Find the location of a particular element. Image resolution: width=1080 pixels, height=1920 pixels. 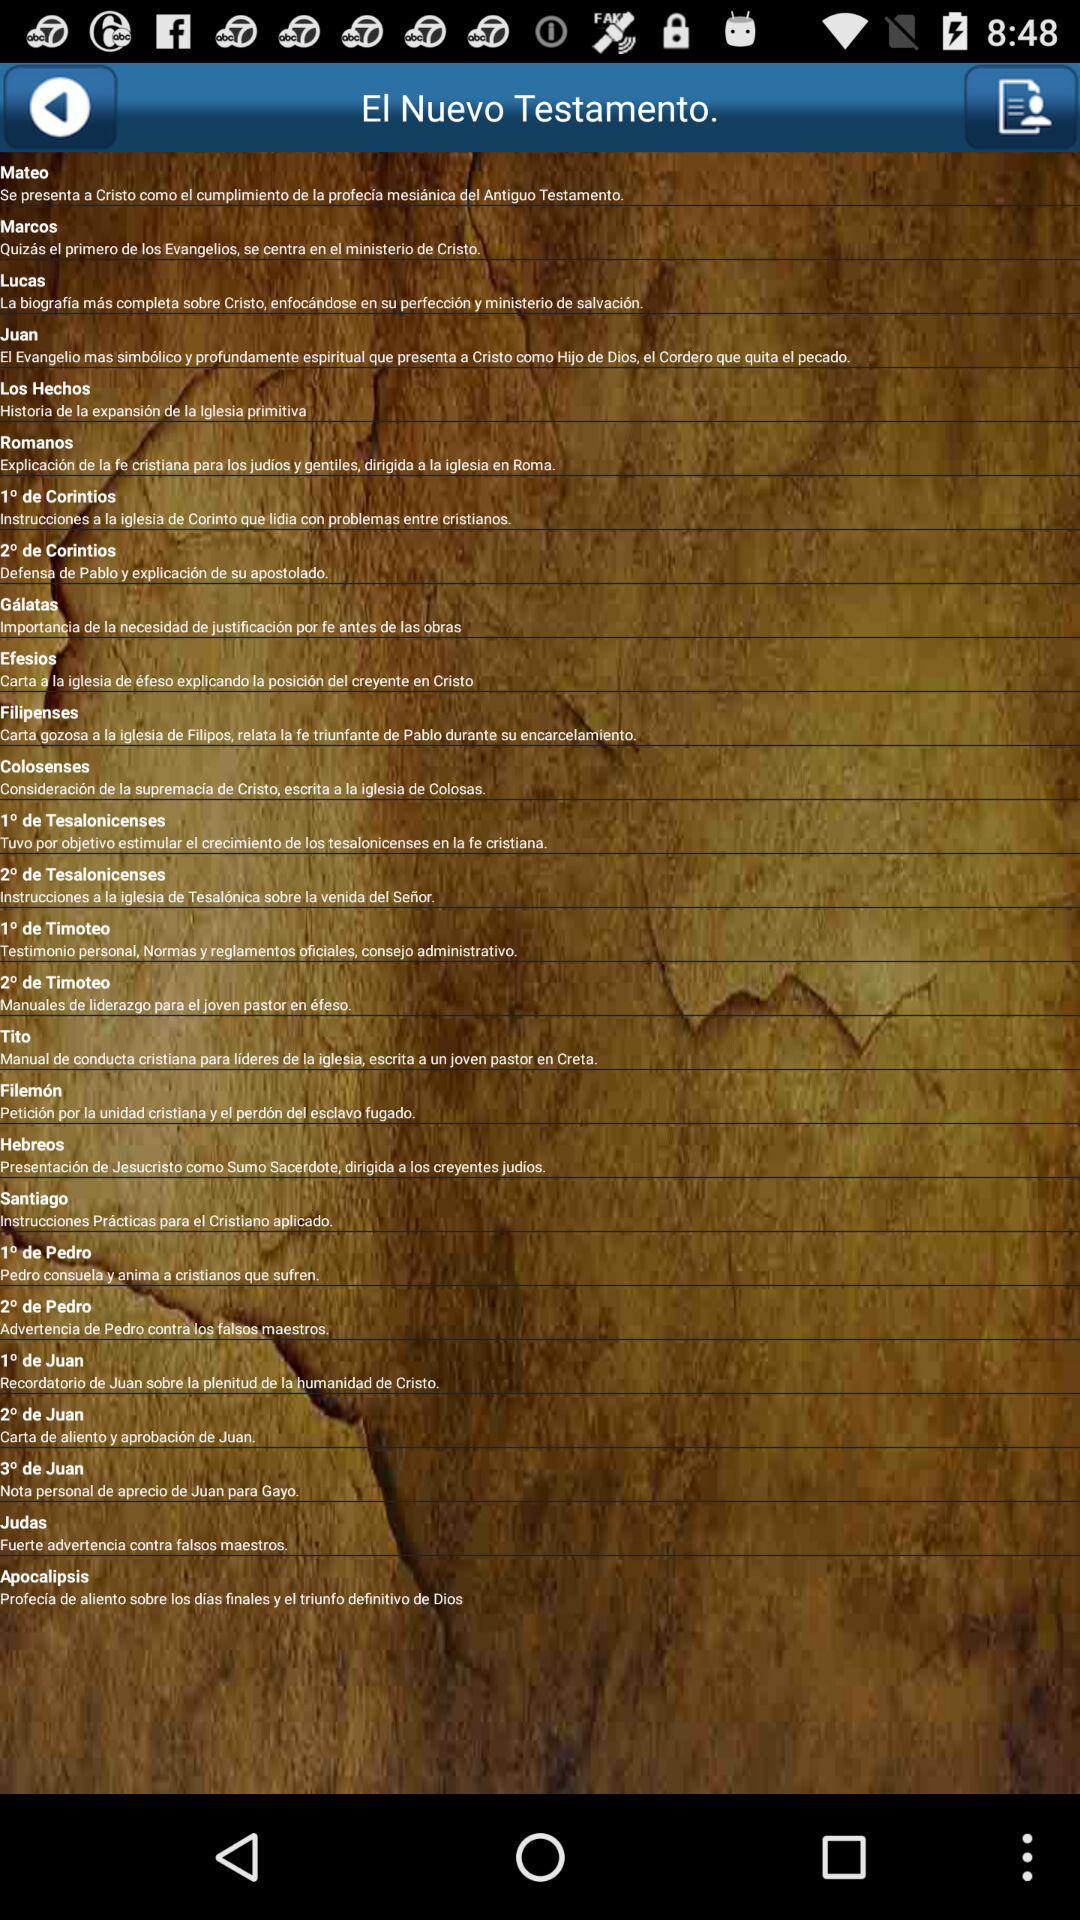

colosenses is located at coordinates (540, 761).